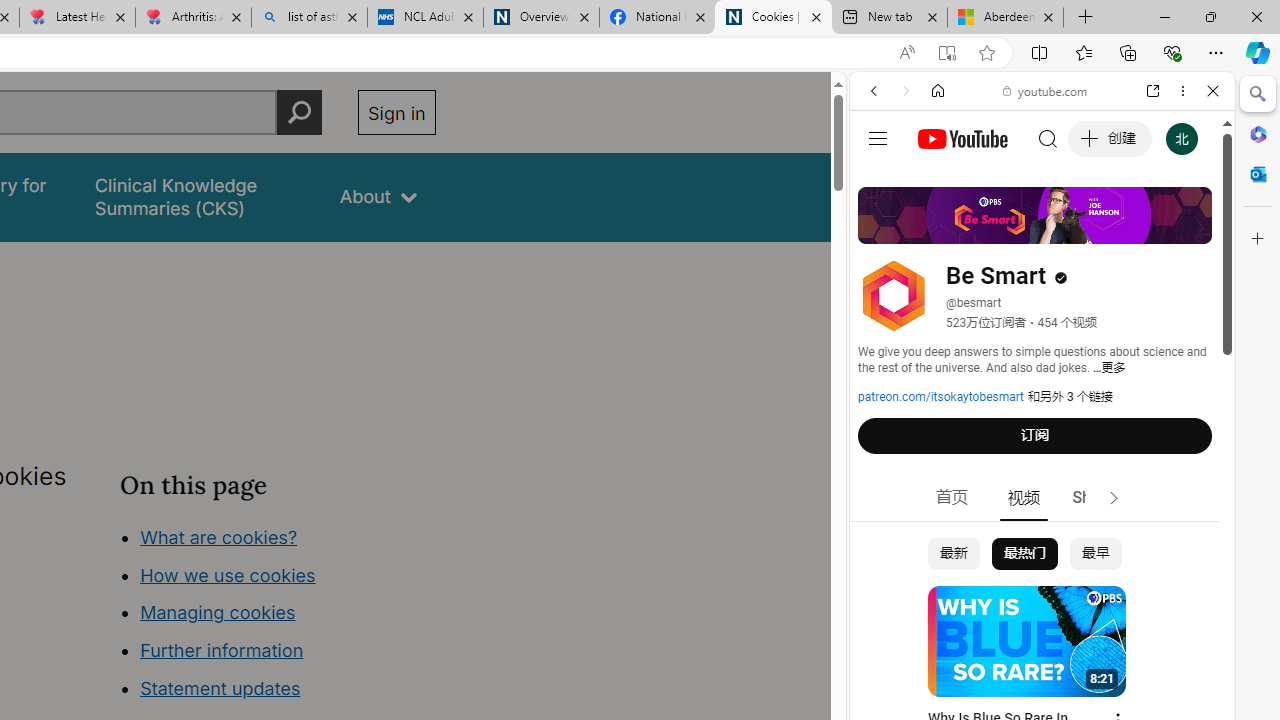  I want to click on 'Shorts', so click(1095, 497).